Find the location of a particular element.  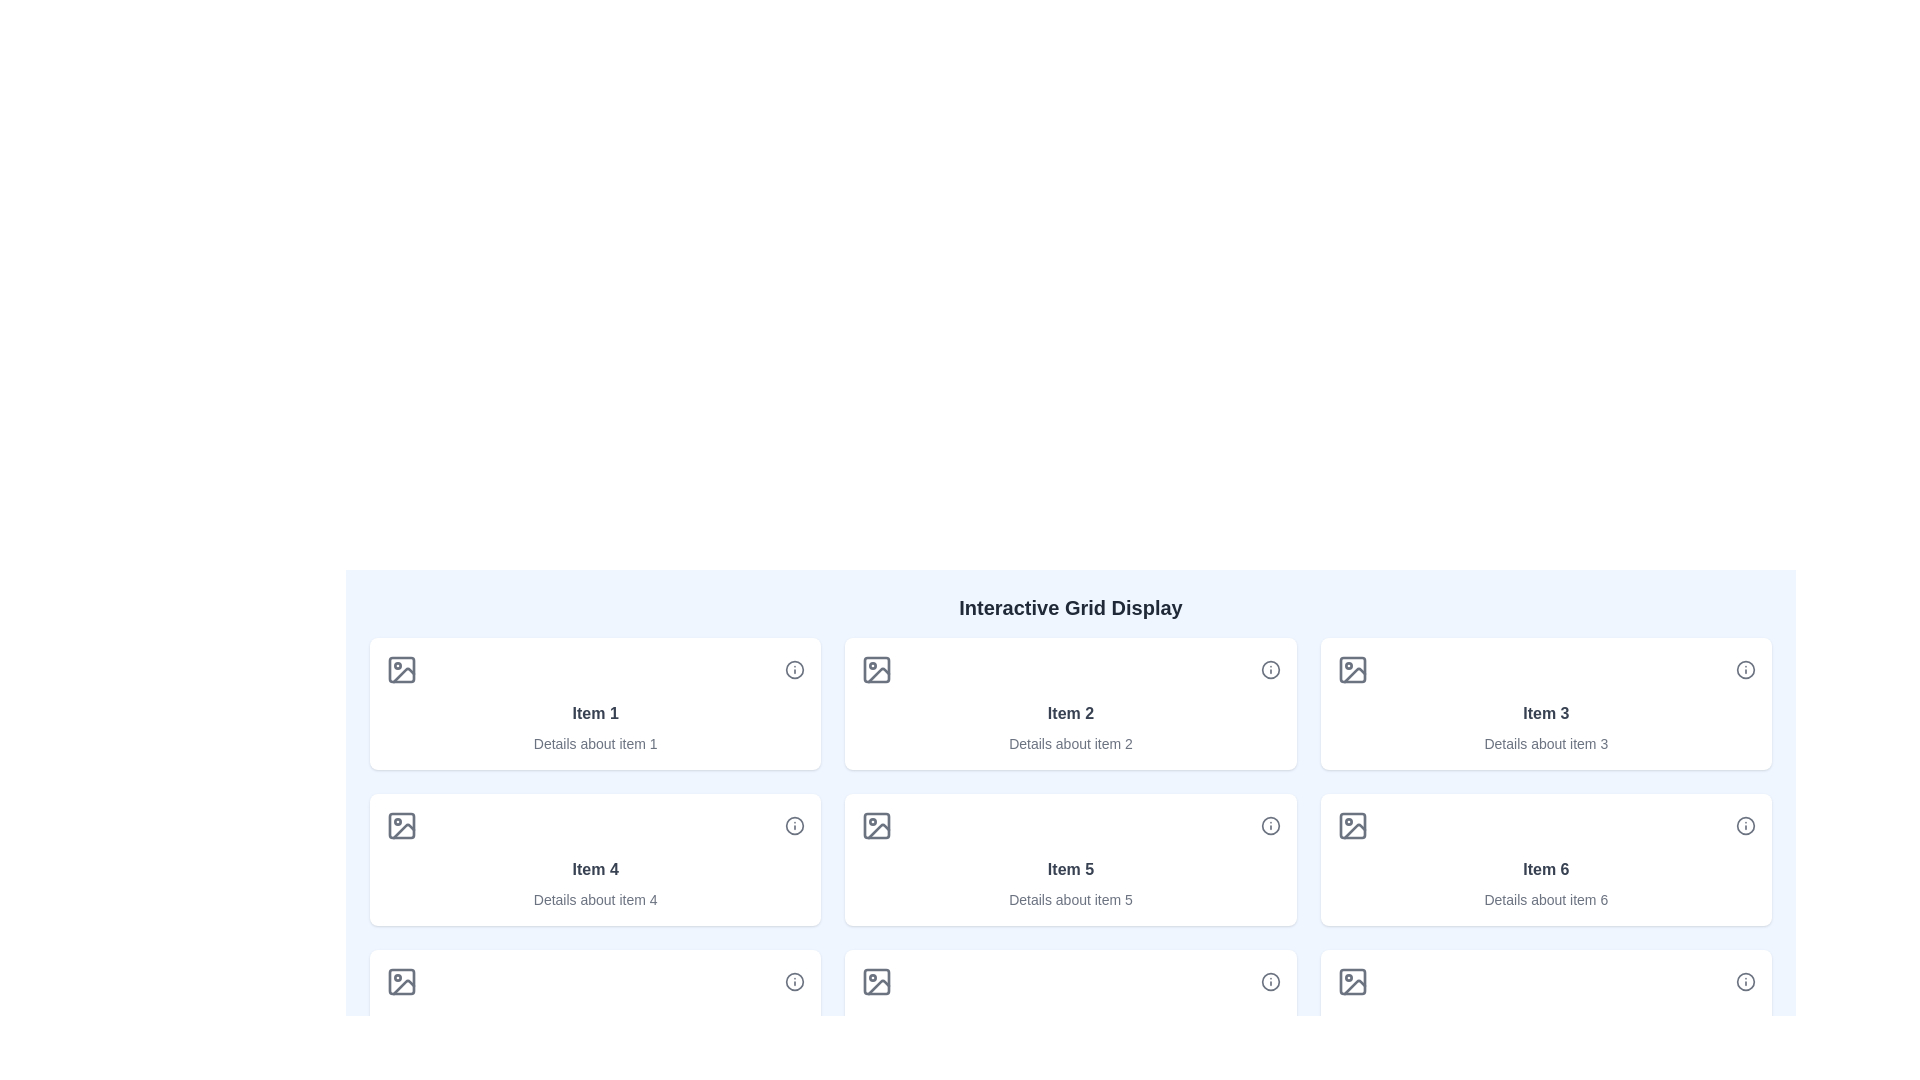

the informational card displaying 'Item 5' with details about item 5, located in the second row, third column of the grid layout is located at coordinates (1069, 882).